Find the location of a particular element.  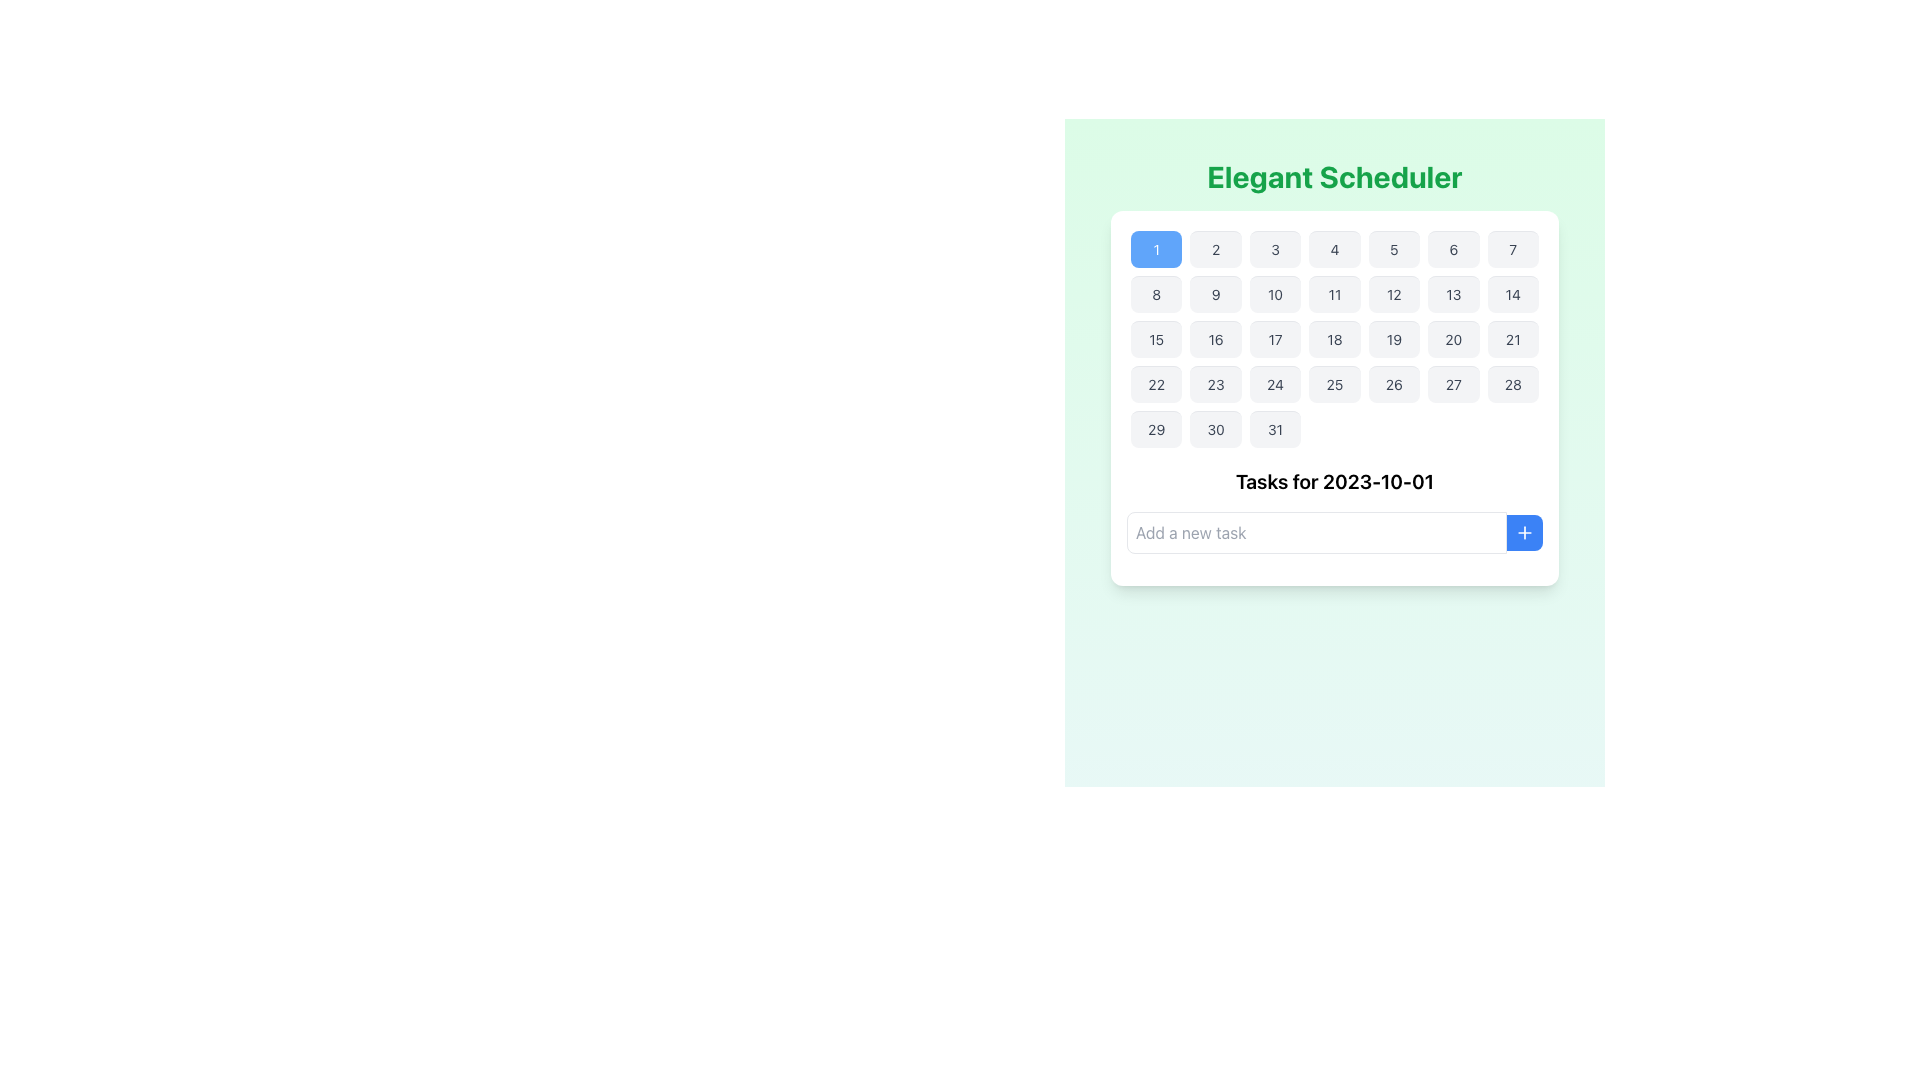

the square button displaying the number '8' with a light gray background is located at coordinates (1156, 294).